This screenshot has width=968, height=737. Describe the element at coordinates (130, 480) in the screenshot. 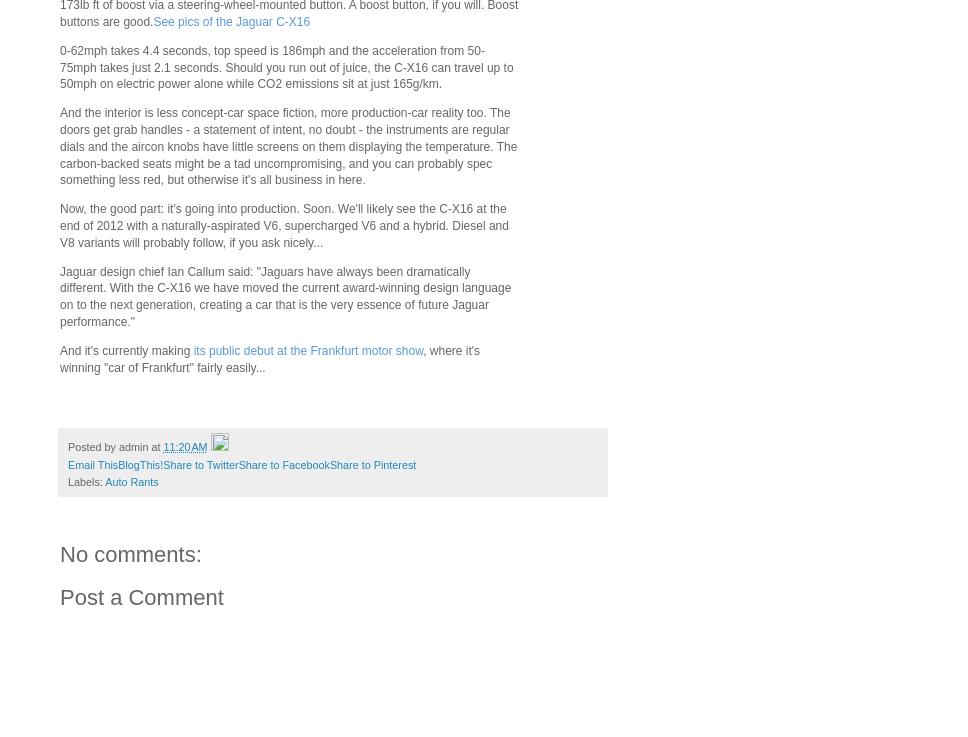

I see `'Auto Rants'` at that location.